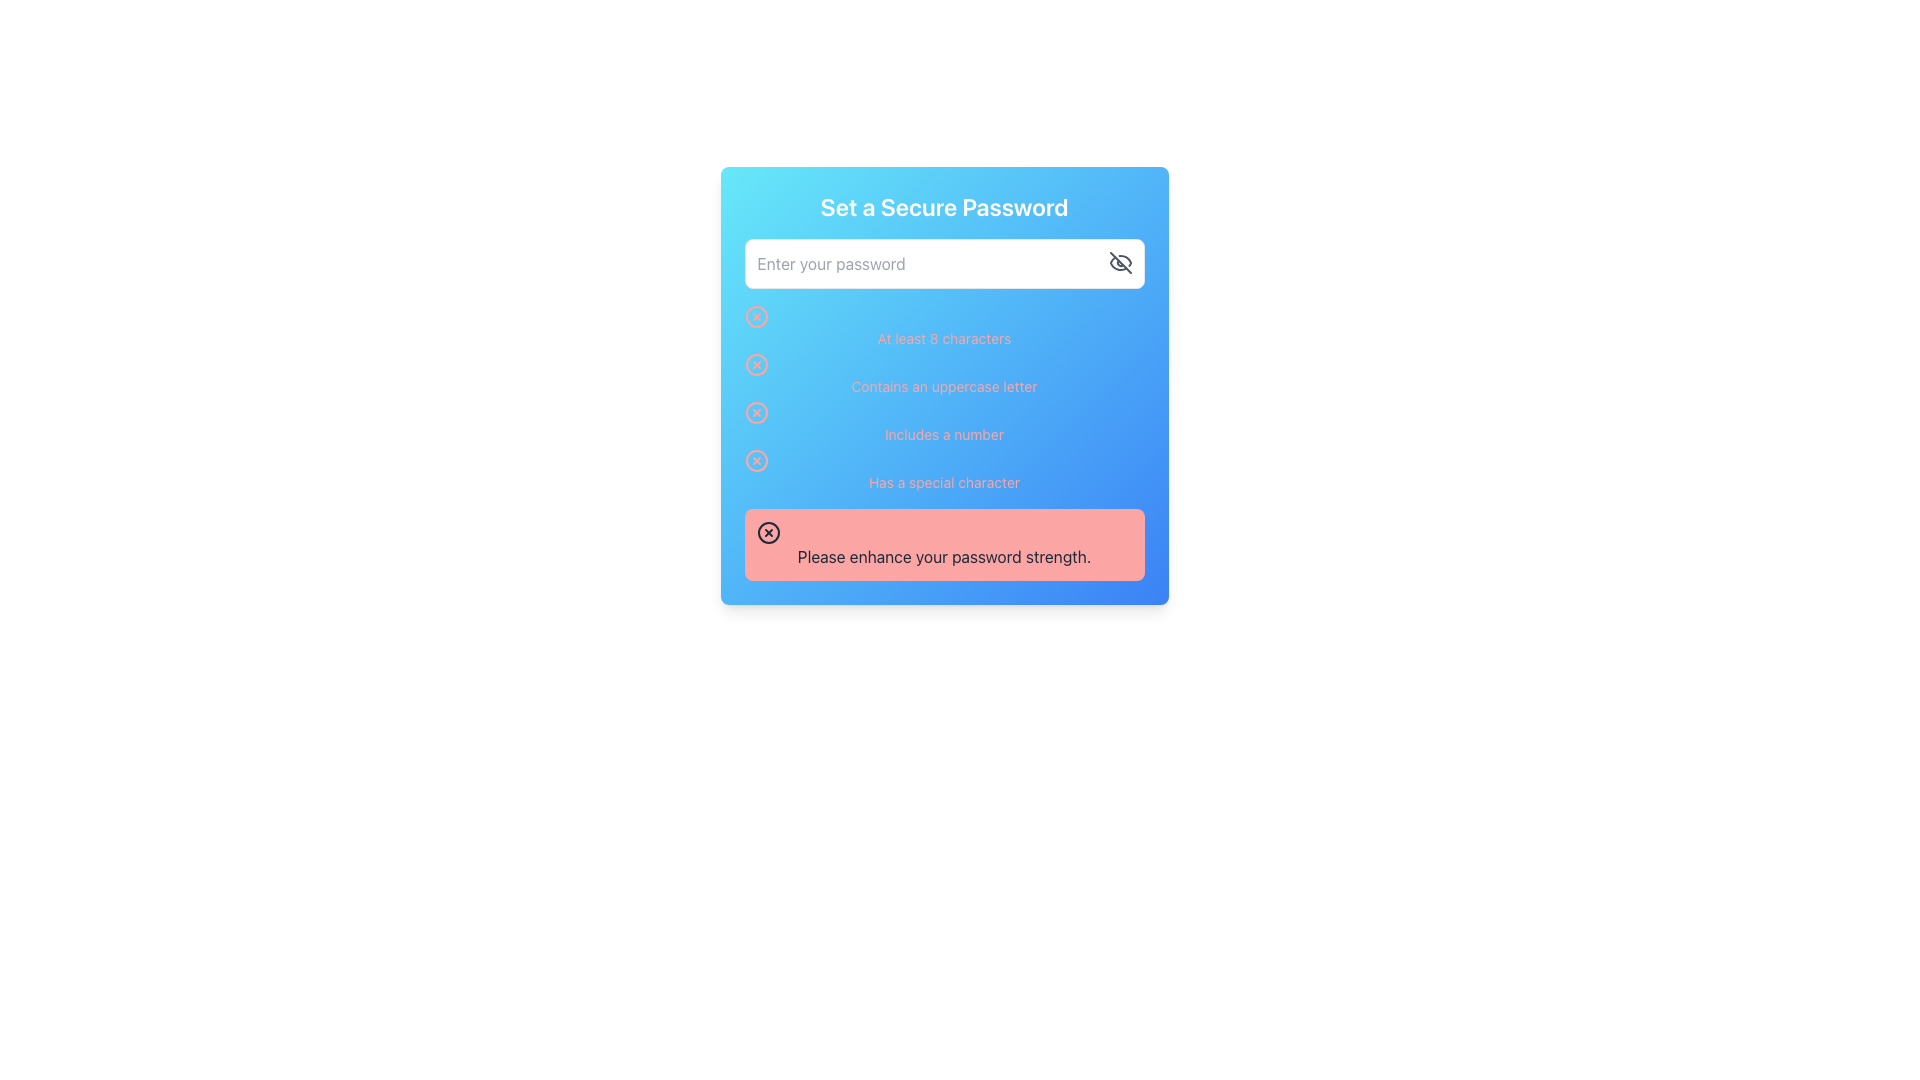 Image resolution: width=1920 pixels, height=1080 pixels. What do you see at coordinates (755, 365) in the screenshot?
I see `the second visual icon in the password validation section that indicates the criterion 'Contains an uppercase letter' is not satisfied` at bounding box center [755, 365].